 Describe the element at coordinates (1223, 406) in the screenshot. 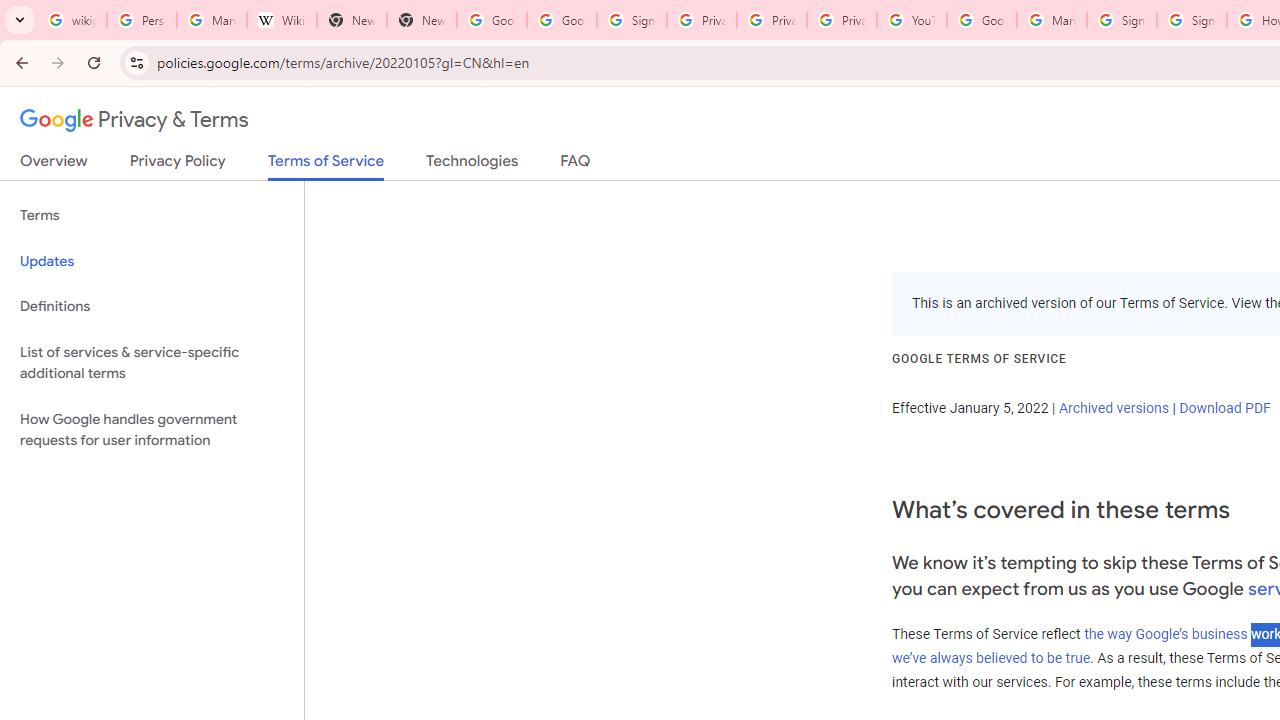

I see `'Download PDF'` at that location.